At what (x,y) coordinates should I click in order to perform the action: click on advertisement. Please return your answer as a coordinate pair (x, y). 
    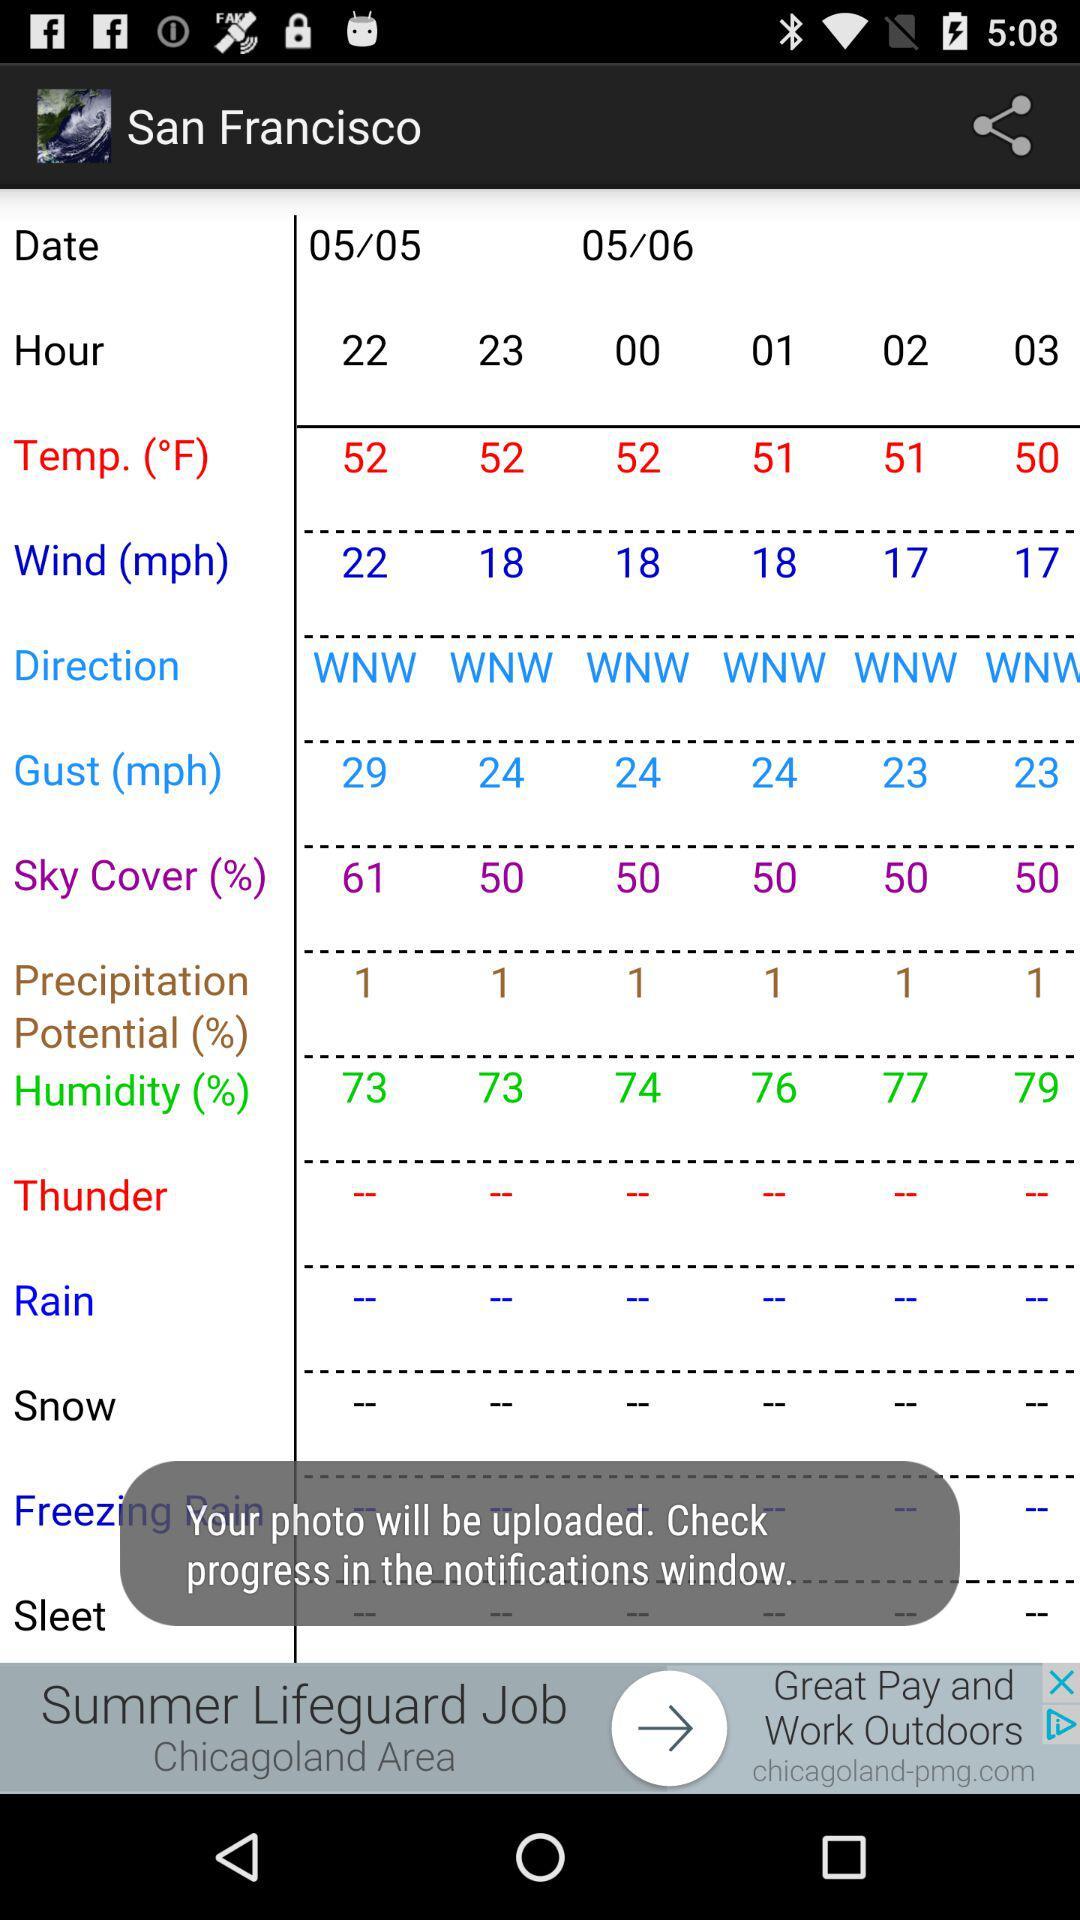
    Looking at the image, I should click on (540, 1727).